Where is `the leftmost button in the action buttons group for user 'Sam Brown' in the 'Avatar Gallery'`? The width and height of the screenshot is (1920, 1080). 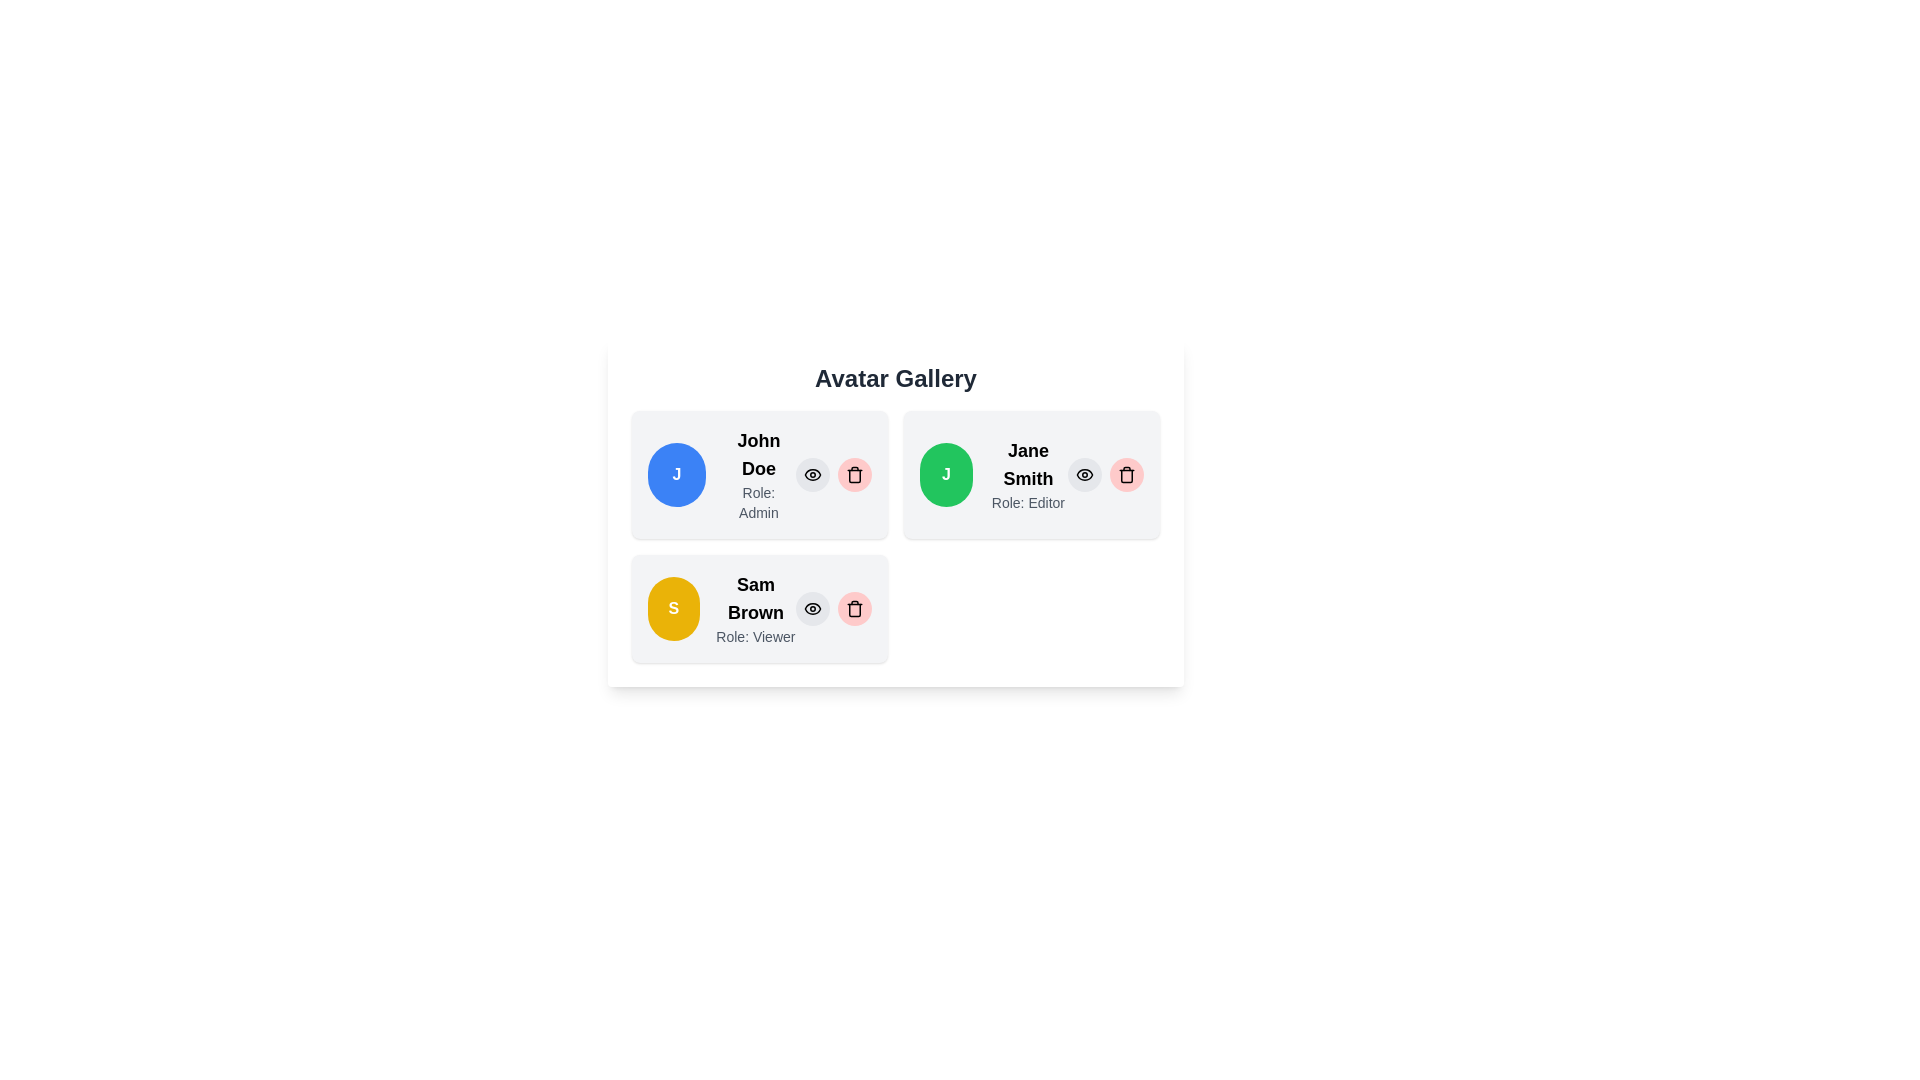
the leftmost button in the action buttons group for user 'Sam Brown' in the 'Avatar Gallery' is located at coordinates (812, 608).